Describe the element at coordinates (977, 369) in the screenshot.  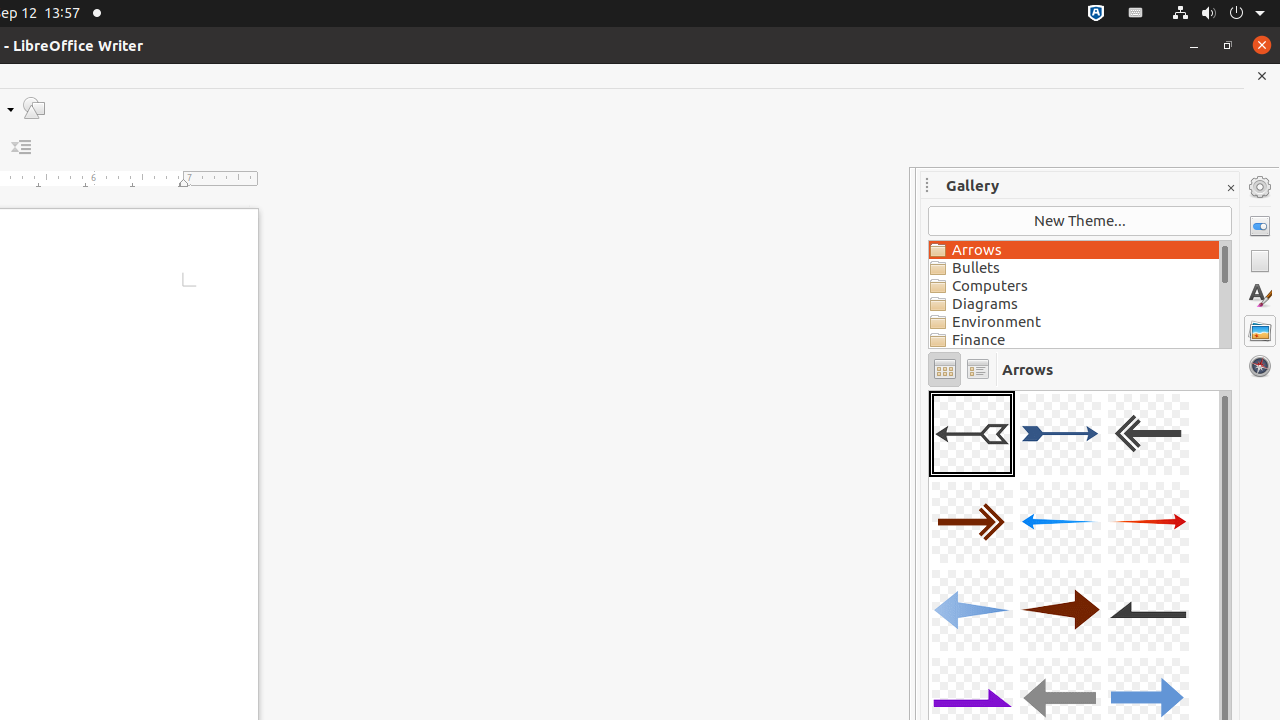
I see `'Detailed View'` at that location.